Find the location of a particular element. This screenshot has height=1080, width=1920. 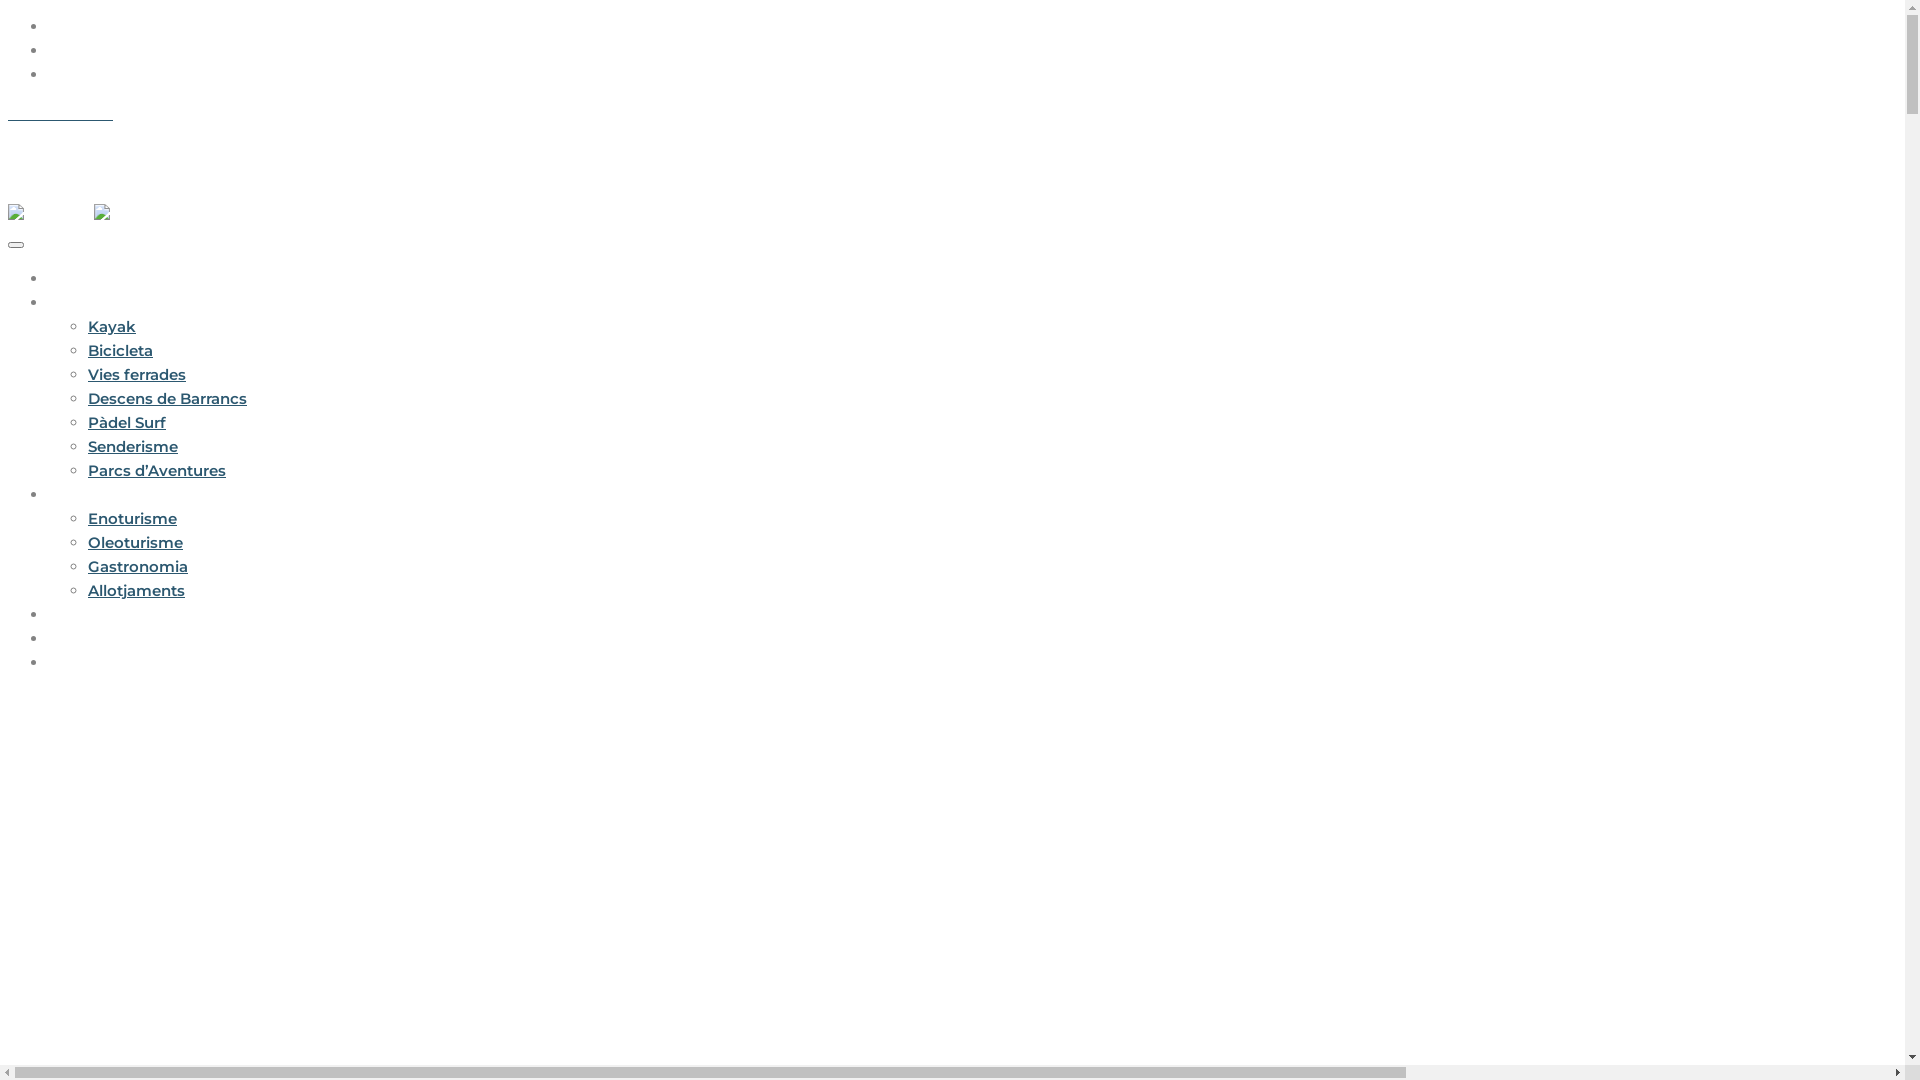

'xalaebre@gmail.com' is located at coordinates (192, 113).